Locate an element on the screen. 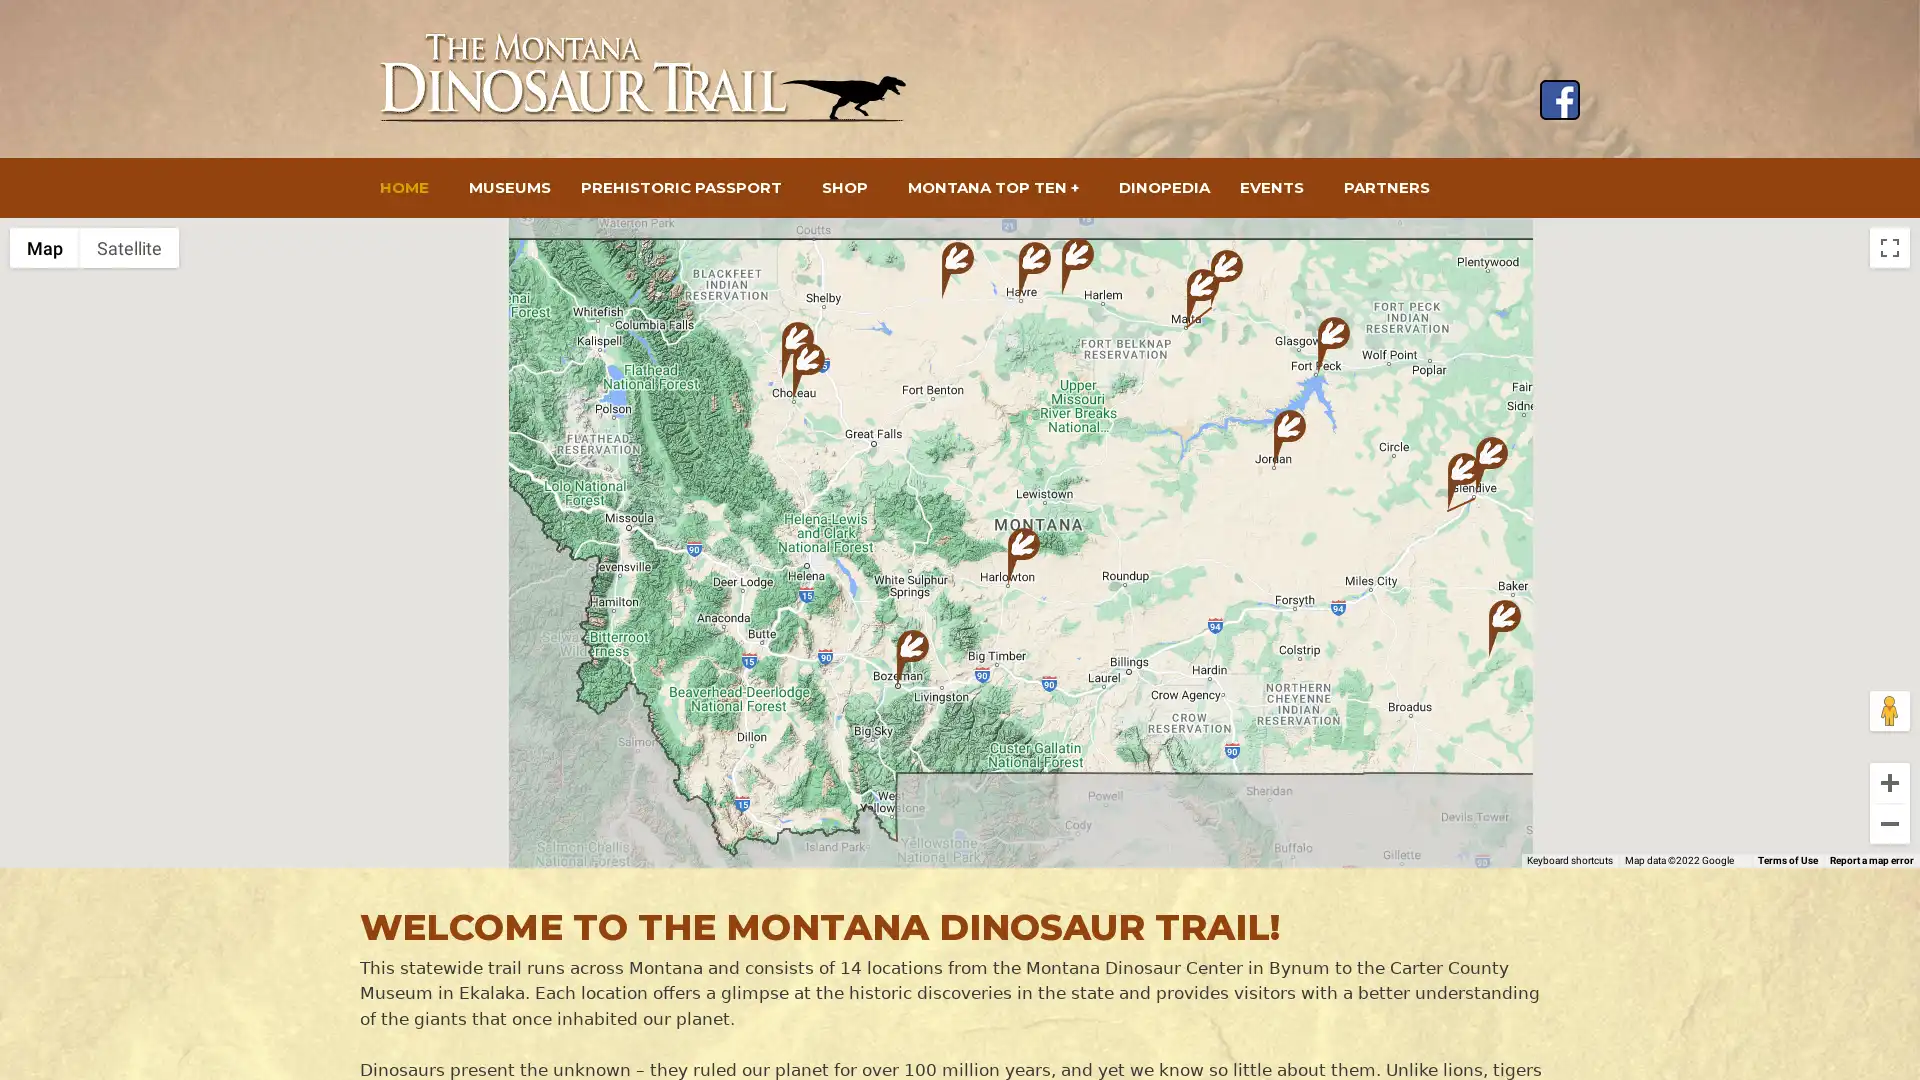 This screenshot has height=1080, width=1920. Keyboard shortcuts is located at coordinates (1581, 859).